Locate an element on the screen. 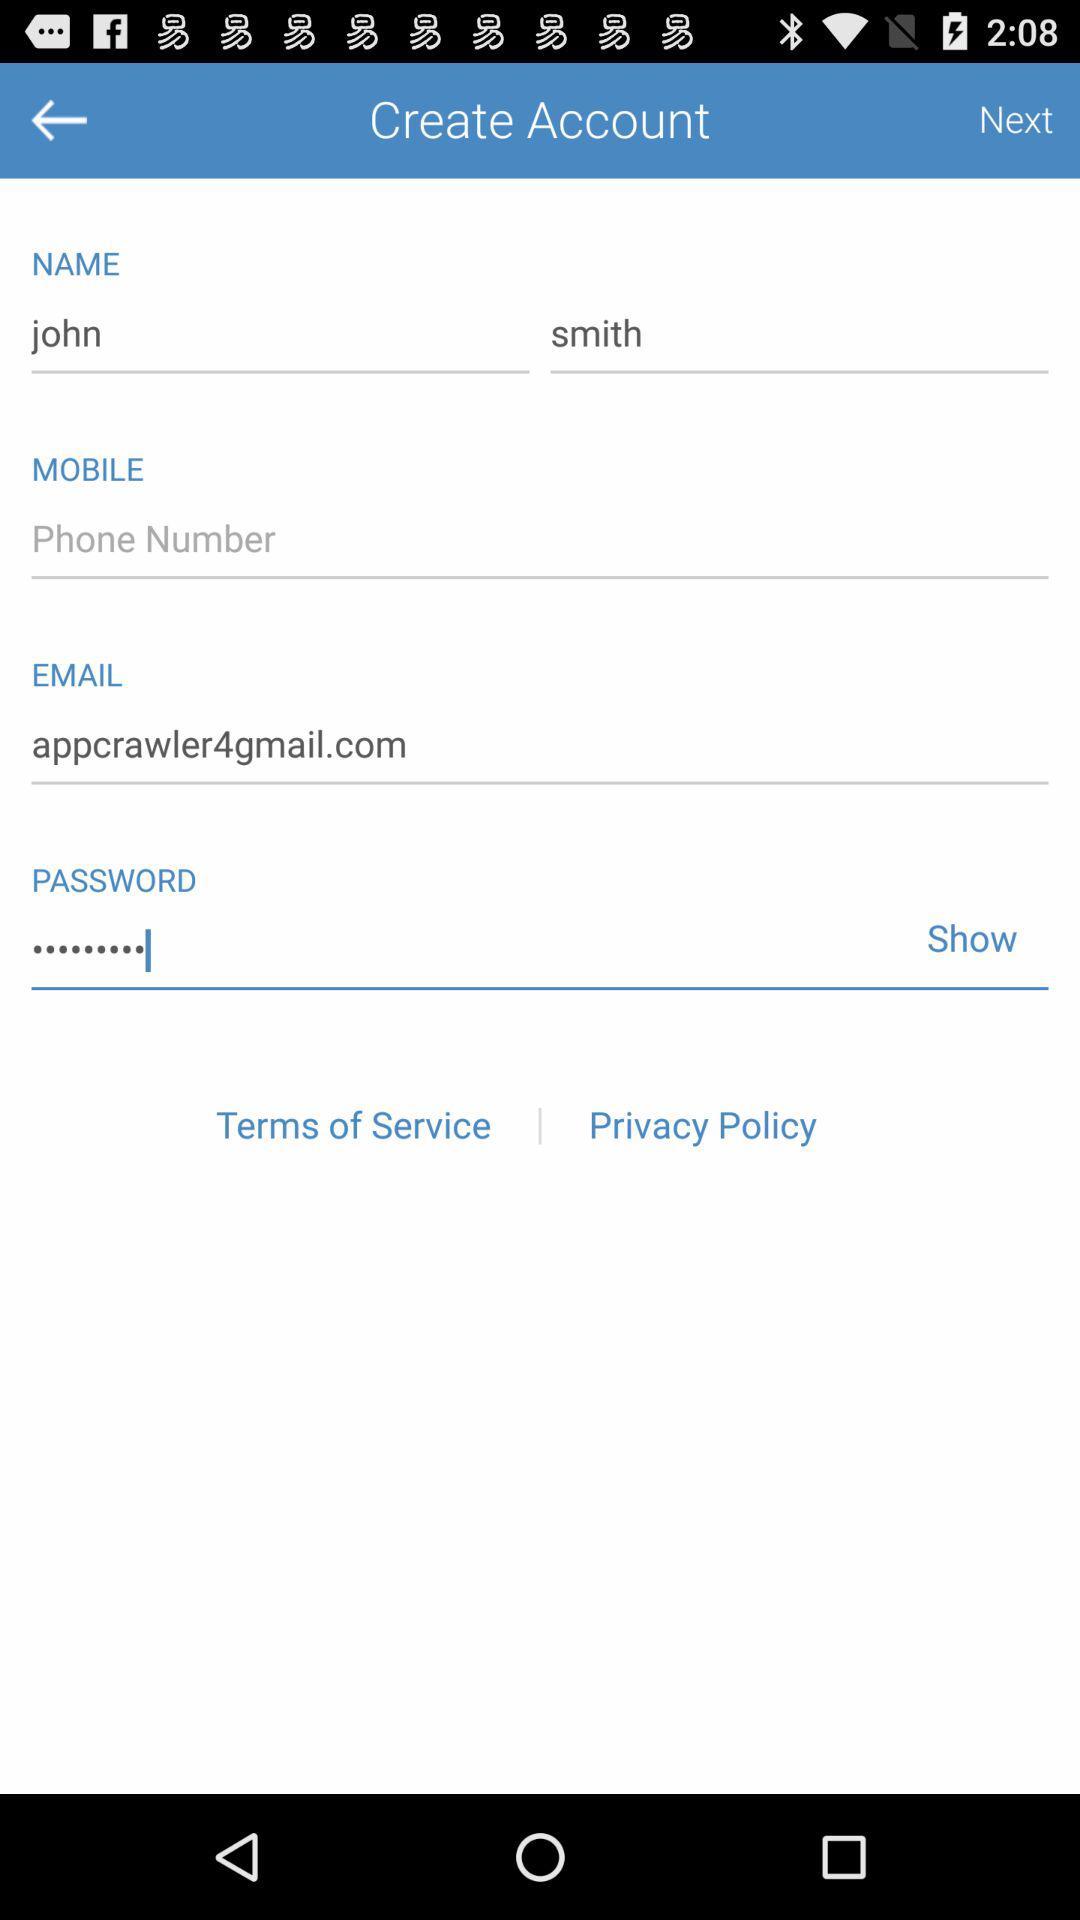  the icon below name item is located at coordinates (798, 334).